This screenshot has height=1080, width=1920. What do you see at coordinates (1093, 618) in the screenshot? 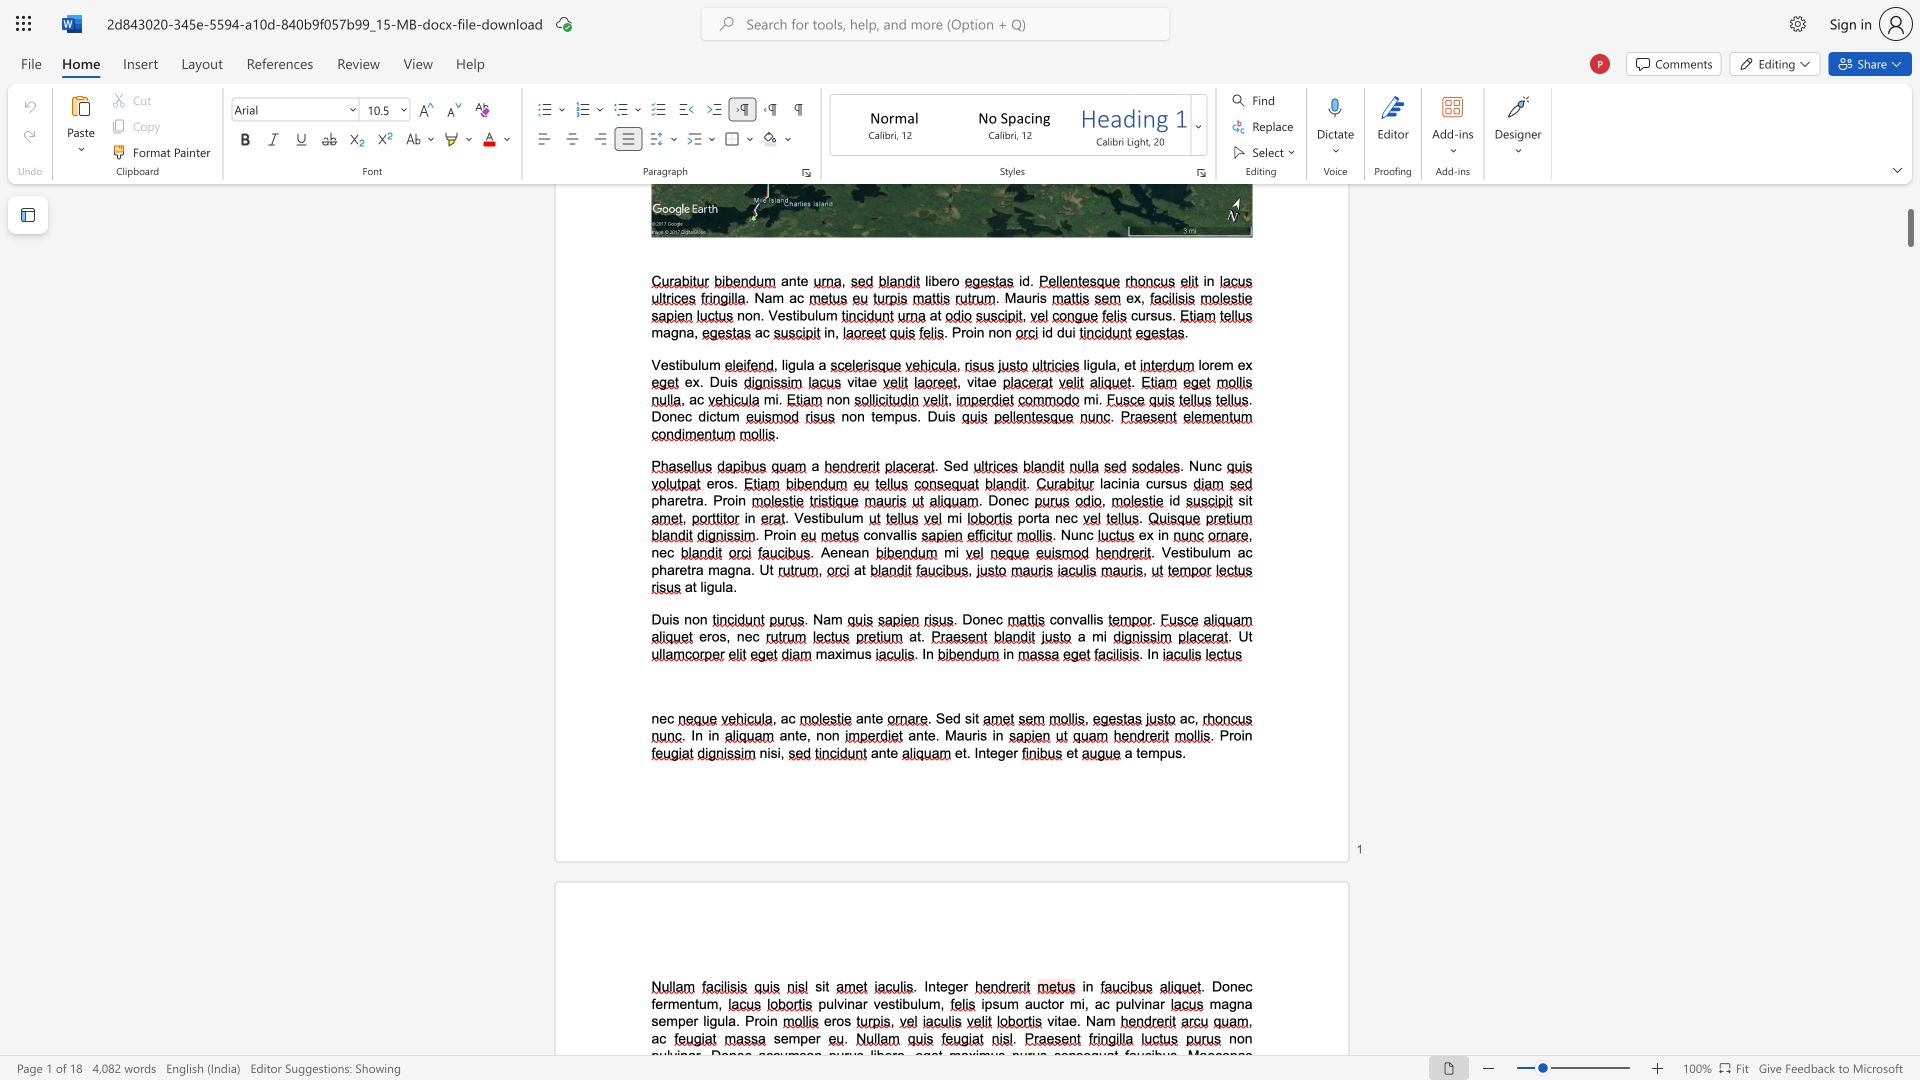
I see `the 1th character "i" in the text` at bounding box center [1093, 618].